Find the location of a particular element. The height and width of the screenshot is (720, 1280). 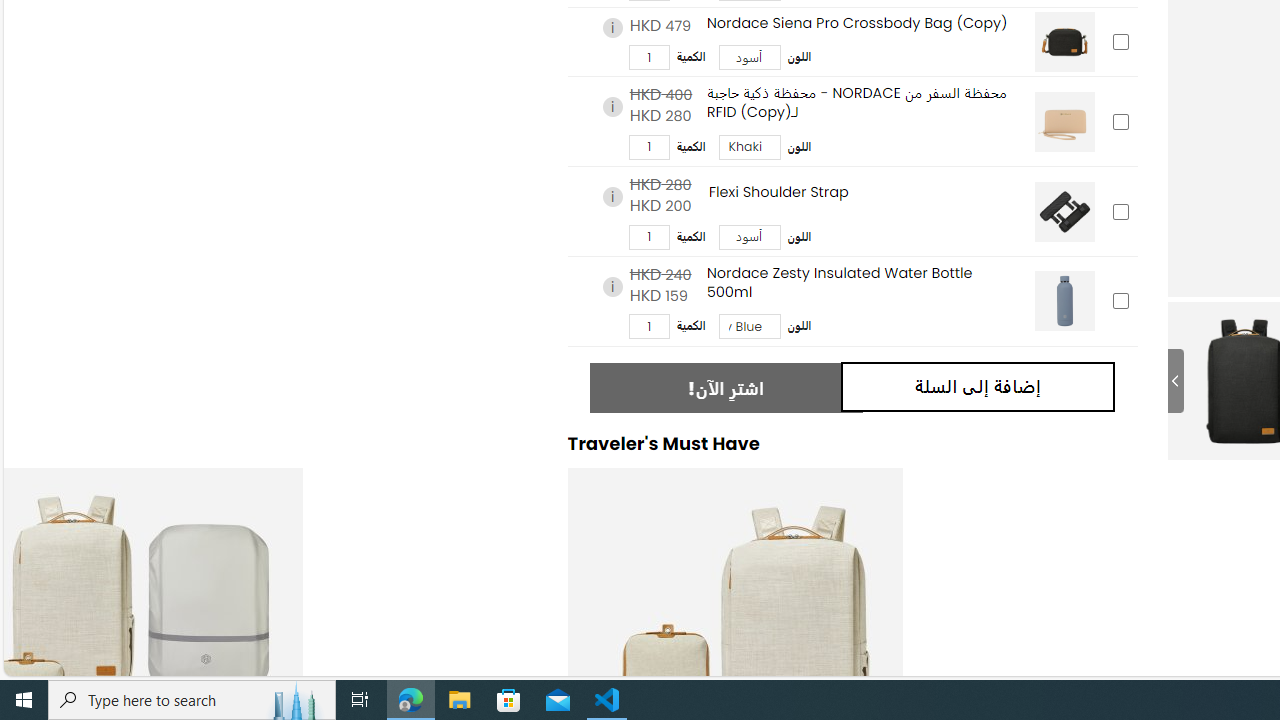

'Class: upsell-v2-product-upsell-variable-product-qty-select' is located at coordinates (648, 325).